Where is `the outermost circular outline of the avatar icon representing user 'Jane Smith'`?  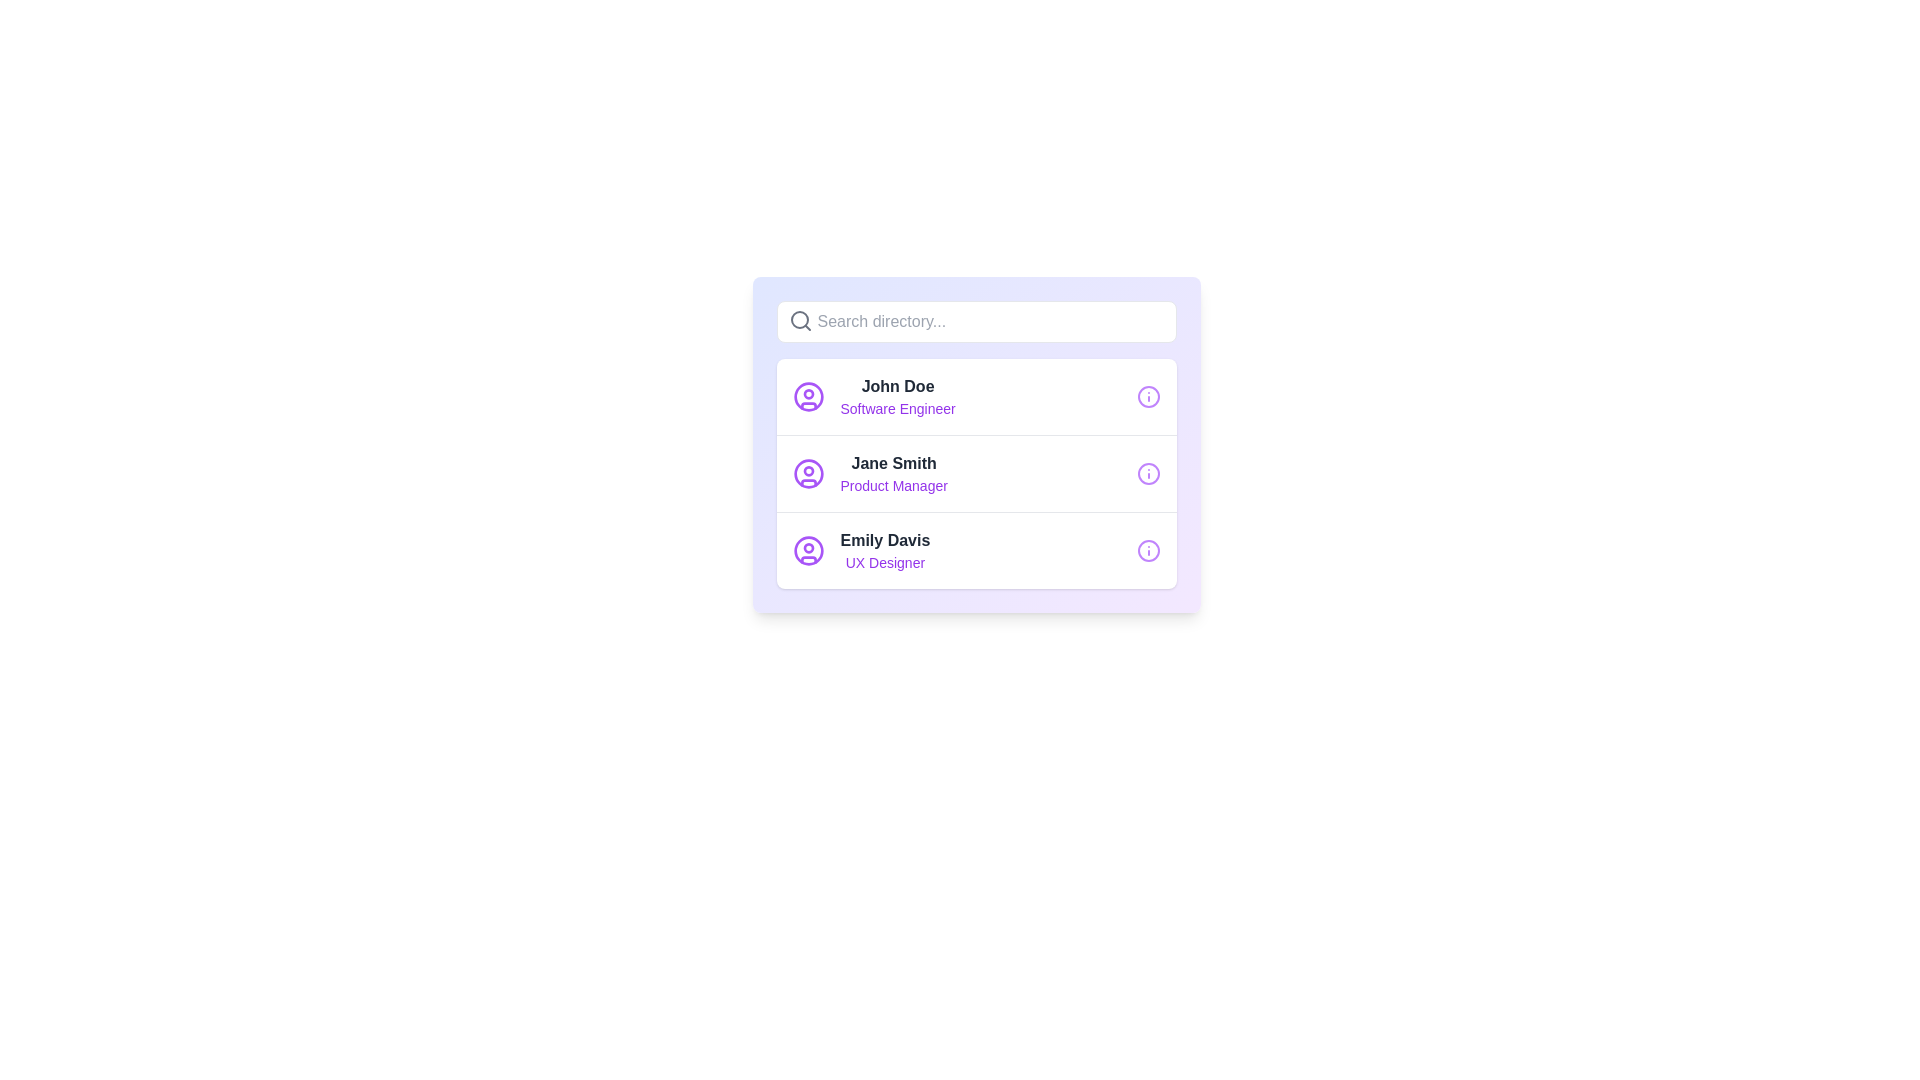
the outermost circular outline of the avatar icon representing user 'Jane Smith' is located at coordinates (808, 474).